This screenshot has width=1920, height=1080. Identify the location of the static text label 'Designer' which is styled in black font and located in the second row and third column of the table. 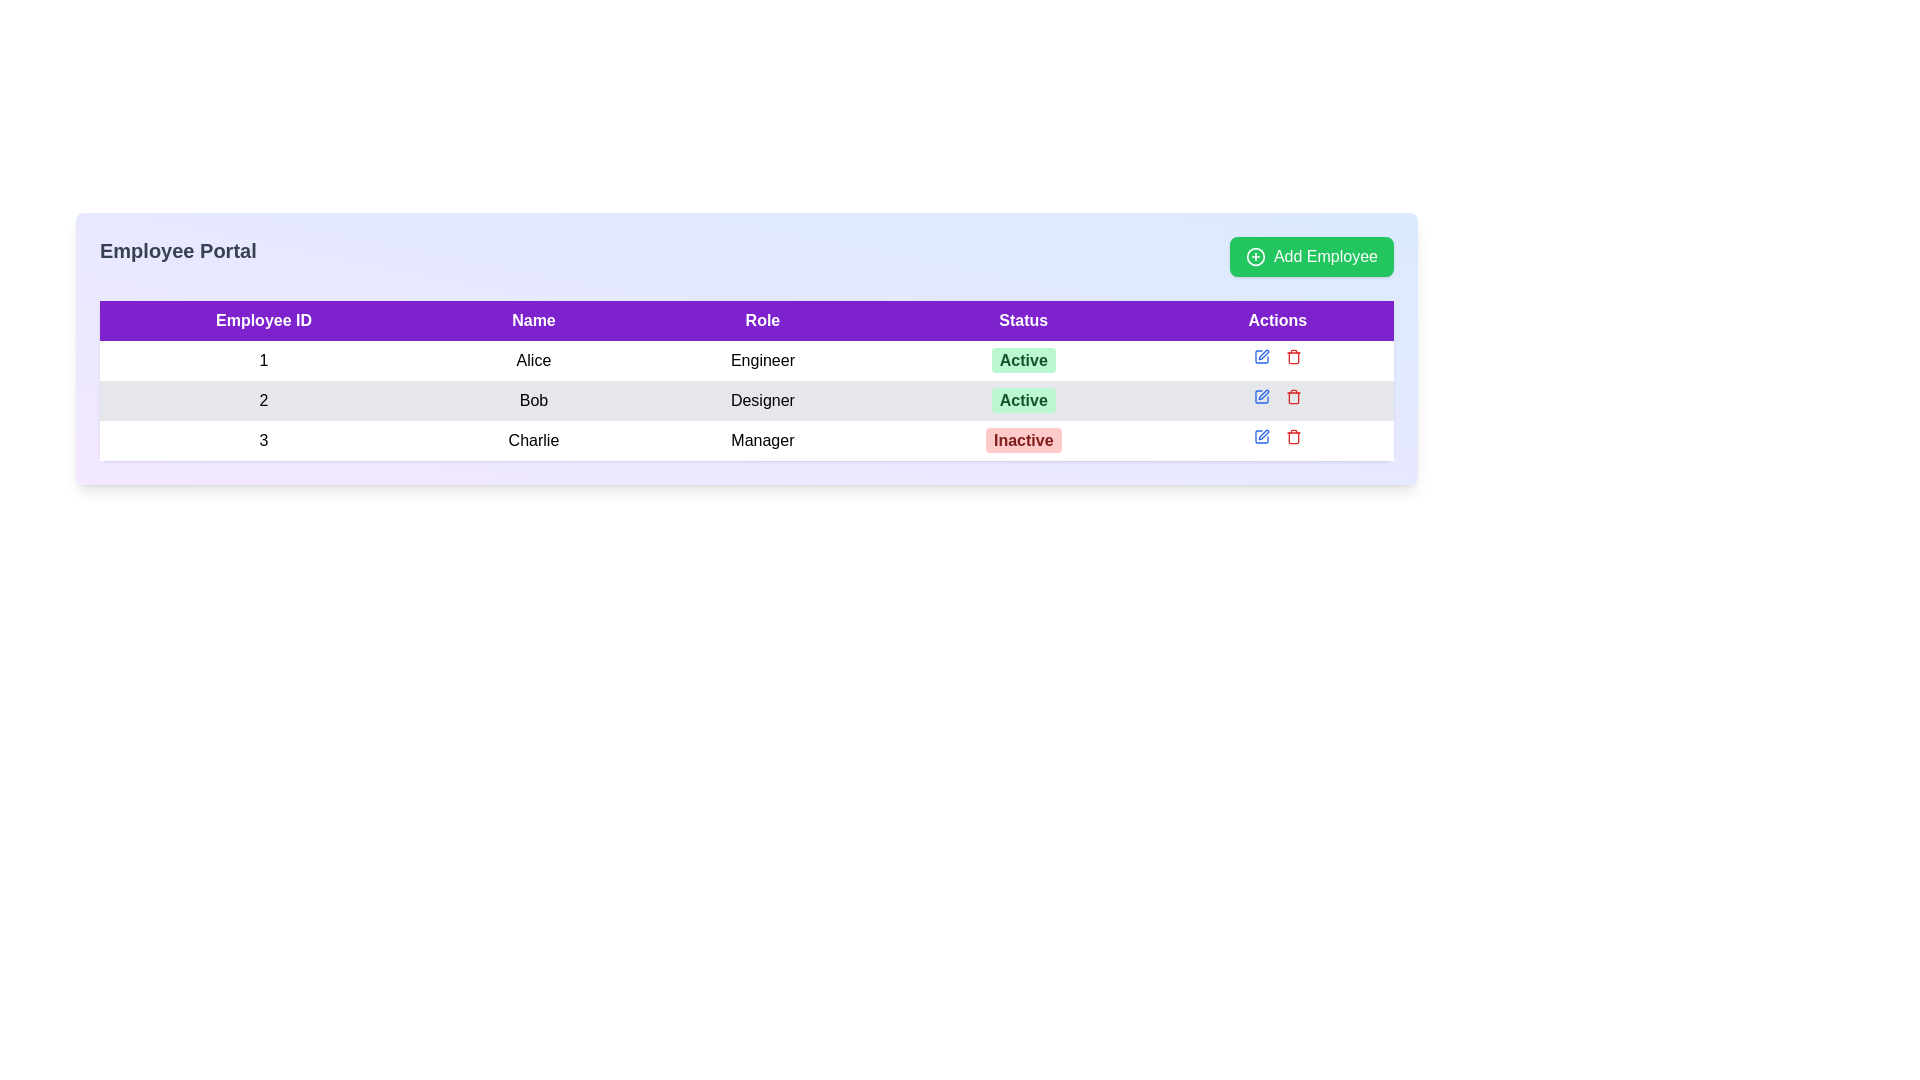
(762, 401).